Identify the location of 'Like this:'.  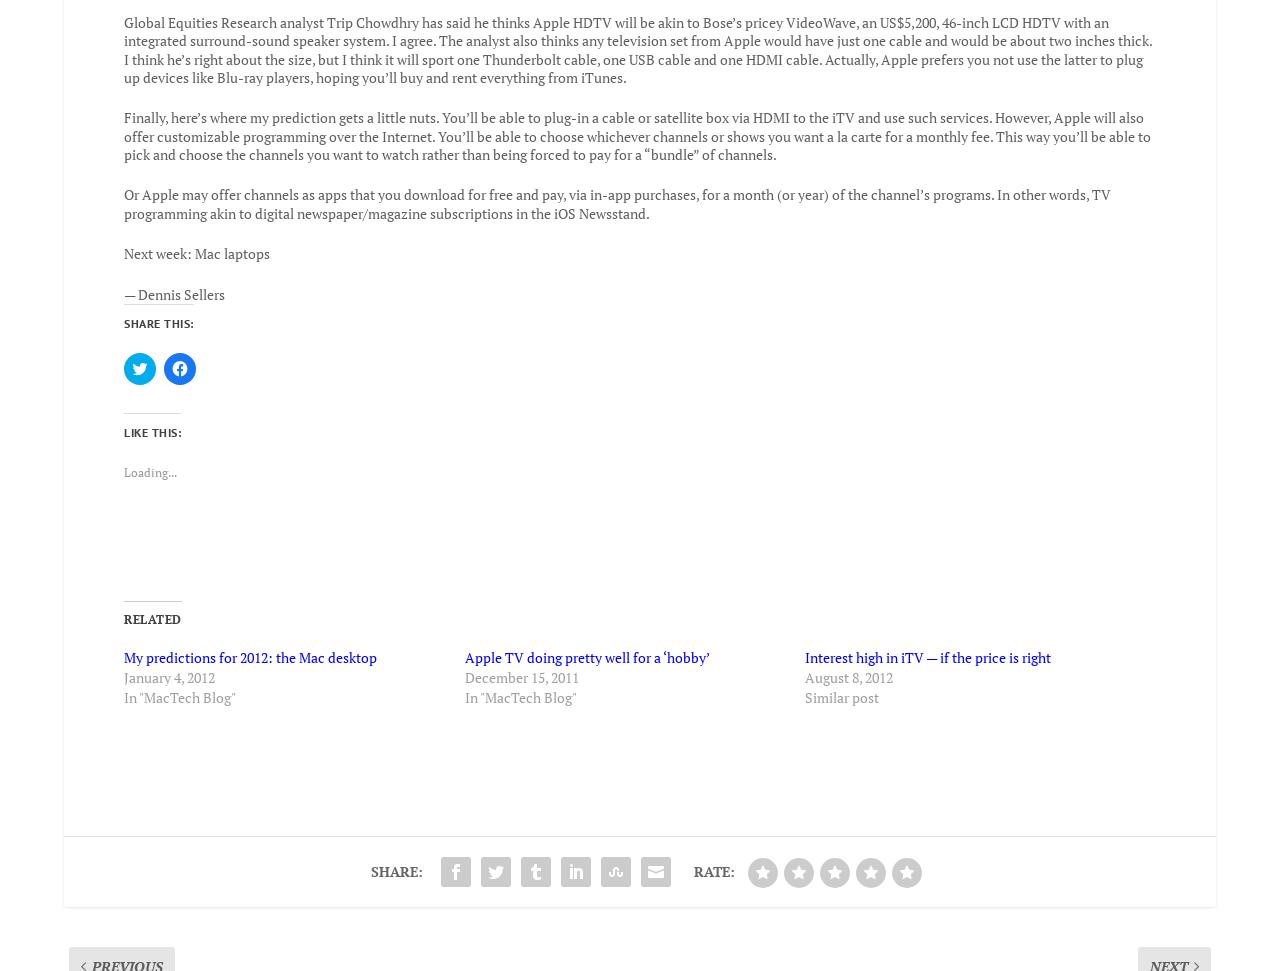
(123, 417).